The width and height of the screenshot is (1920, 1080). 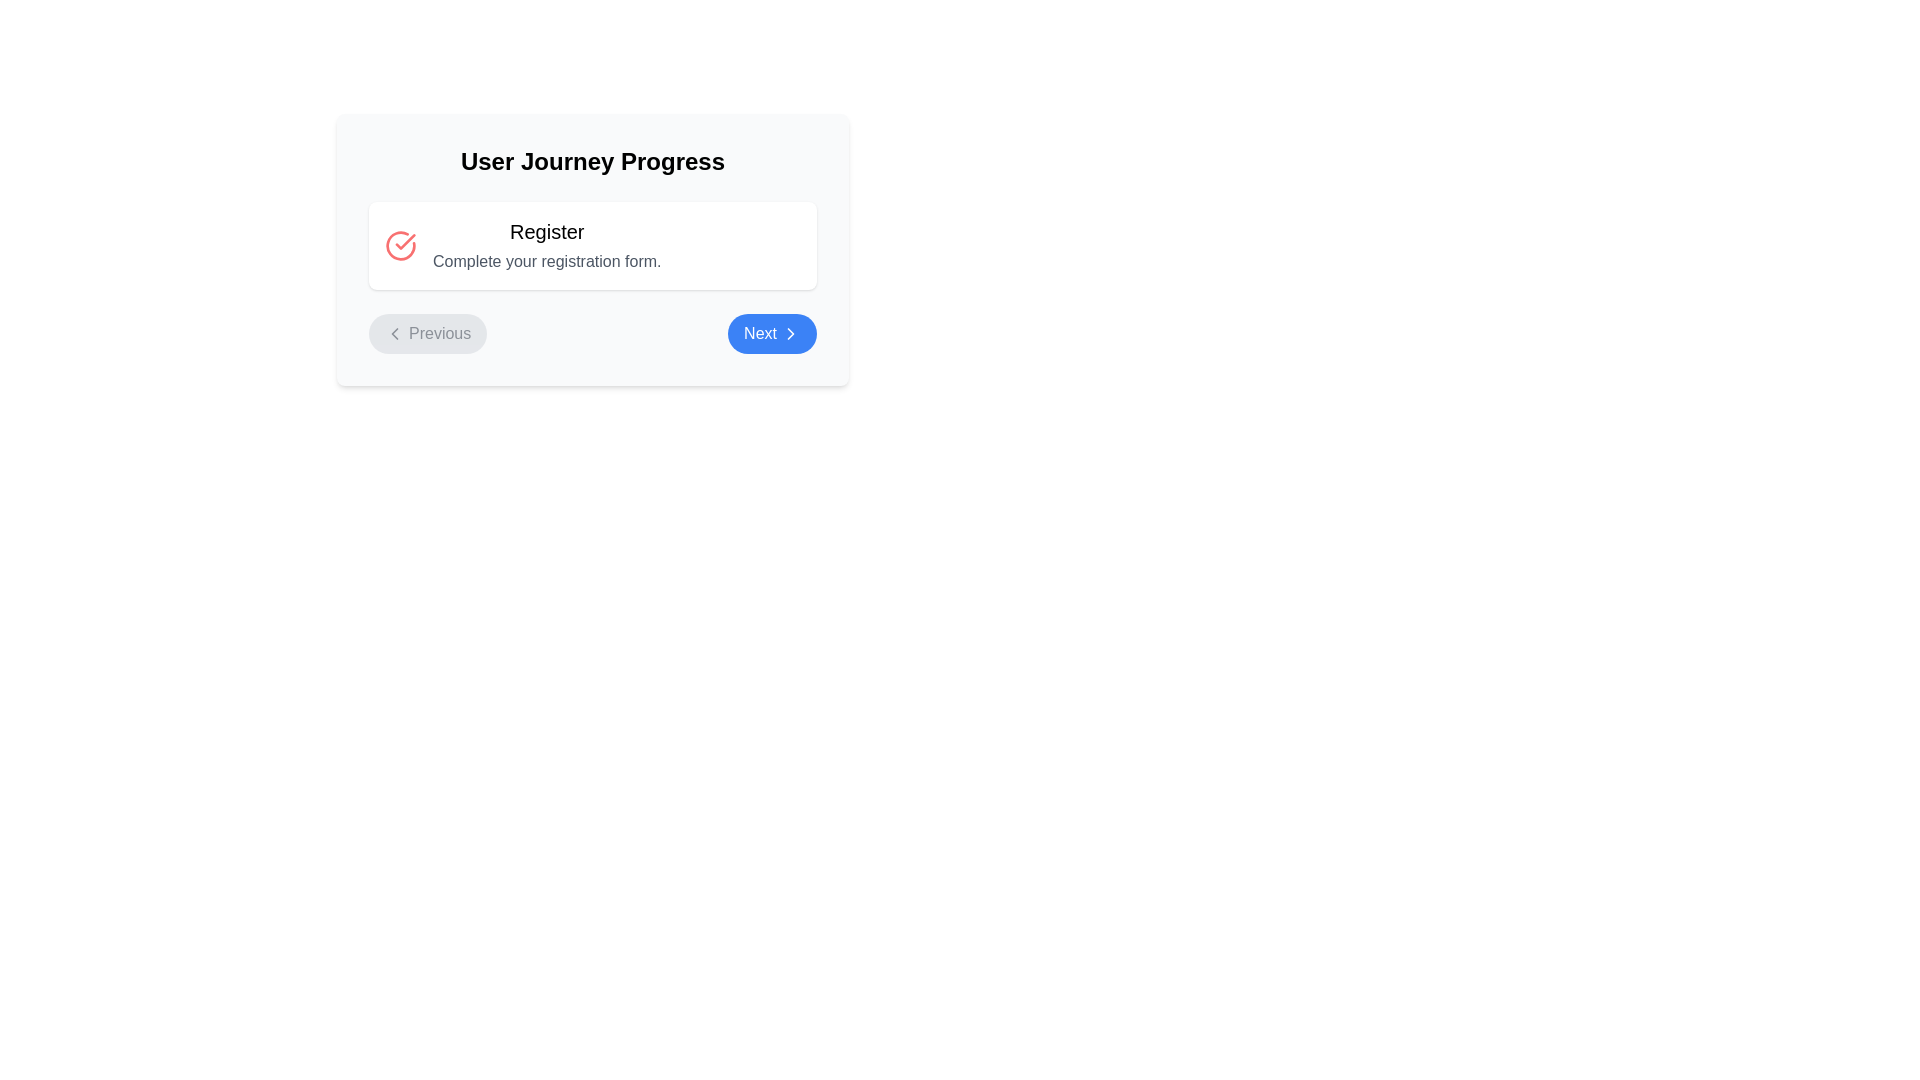 I want to click on the status significance of the completed or verified action icon positioned to the left of the 'Register' text within a white box, so click(x=400, y=245).